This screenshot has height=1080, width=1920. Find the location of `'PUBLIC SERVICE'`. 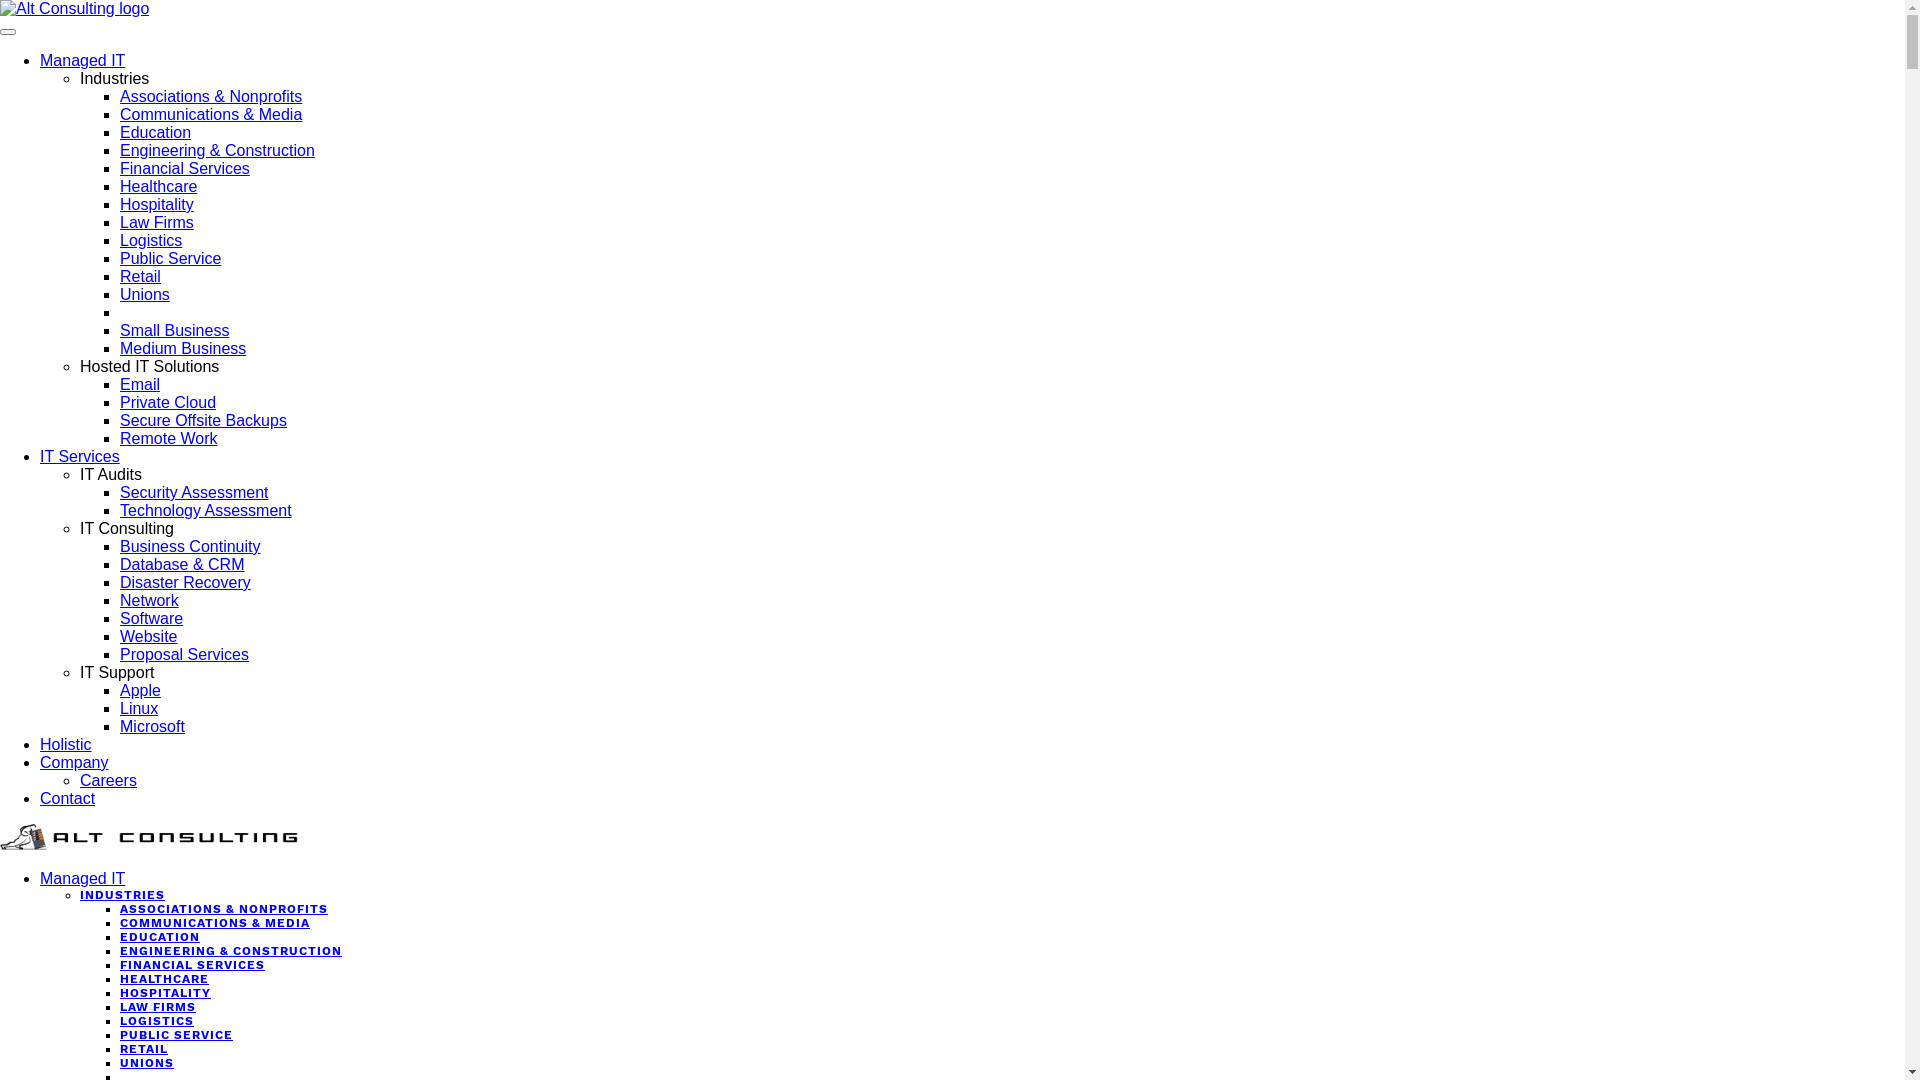

'PUBLIC SERVICE' is located at coordinates (176, 1034).